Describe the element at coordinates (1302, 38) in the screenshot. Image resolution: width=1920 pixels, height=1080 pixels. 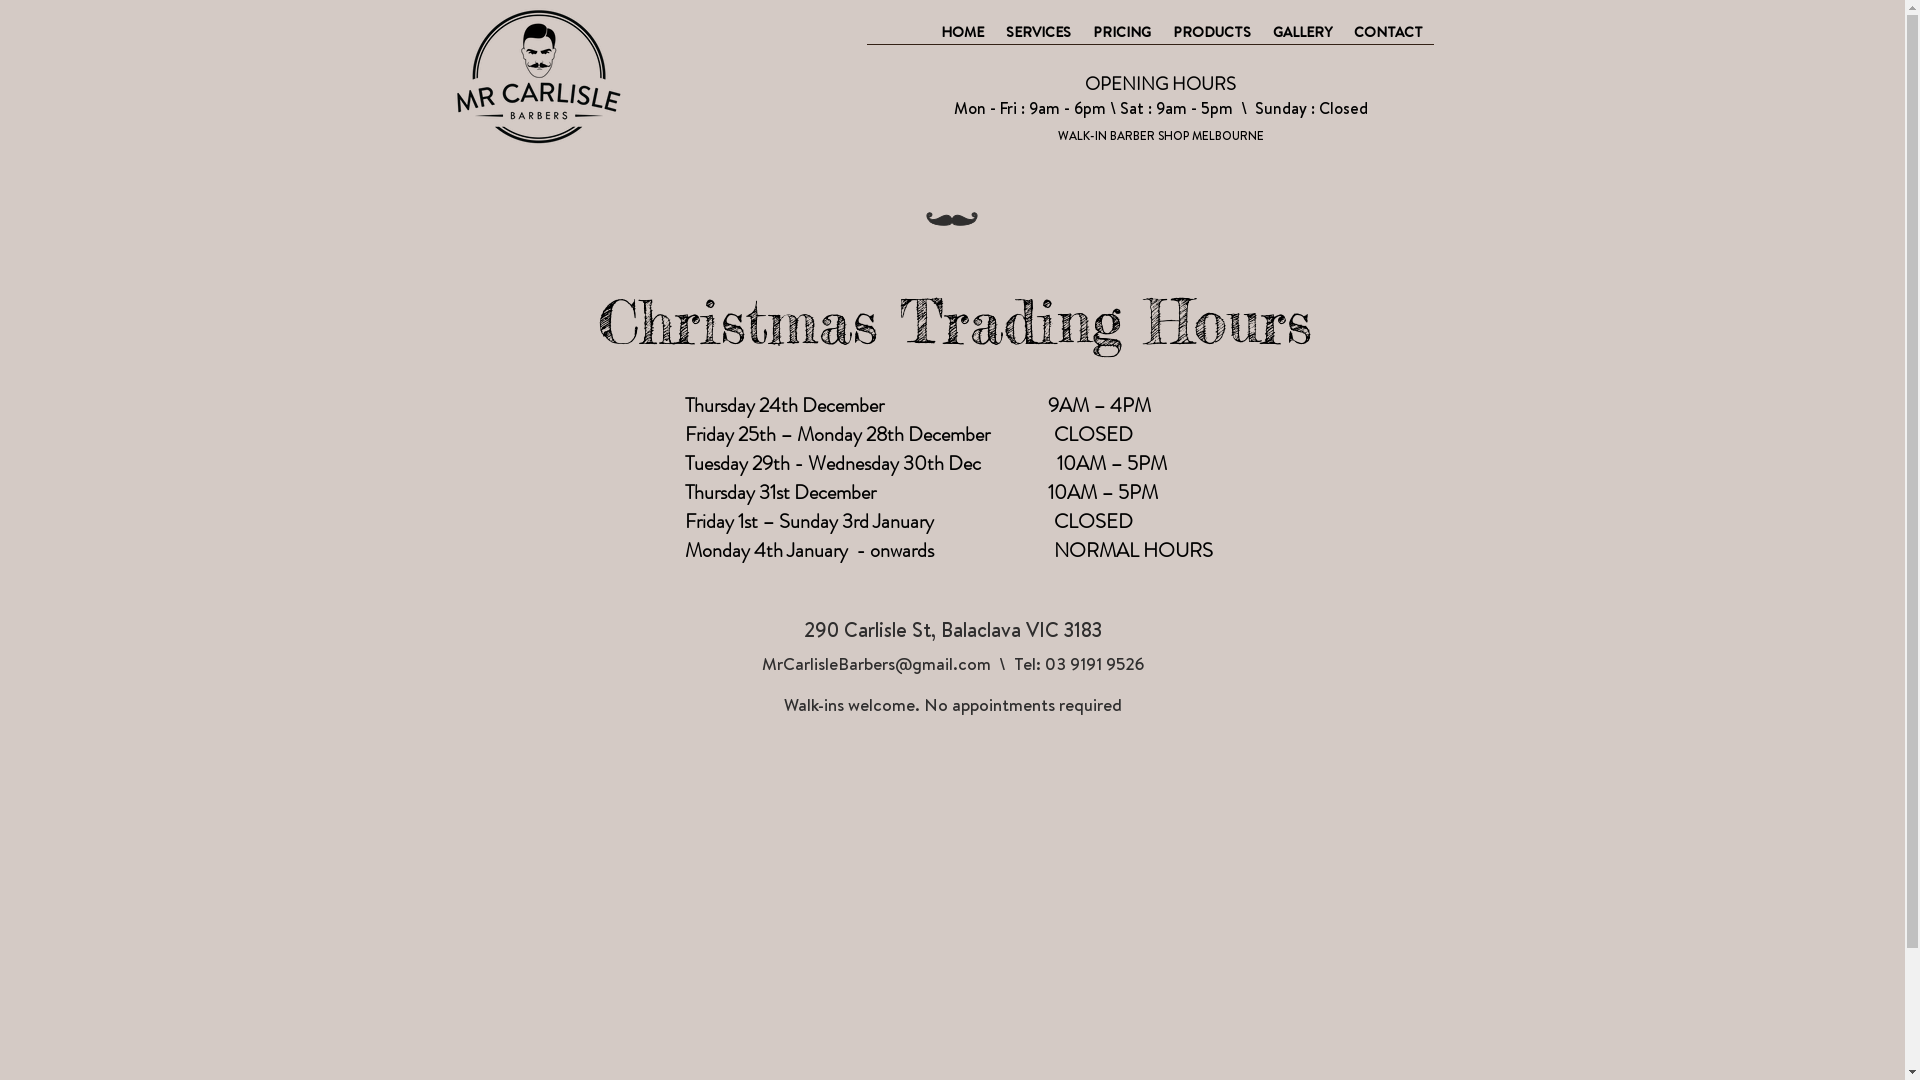
I see `'GALLERY'` at that location.